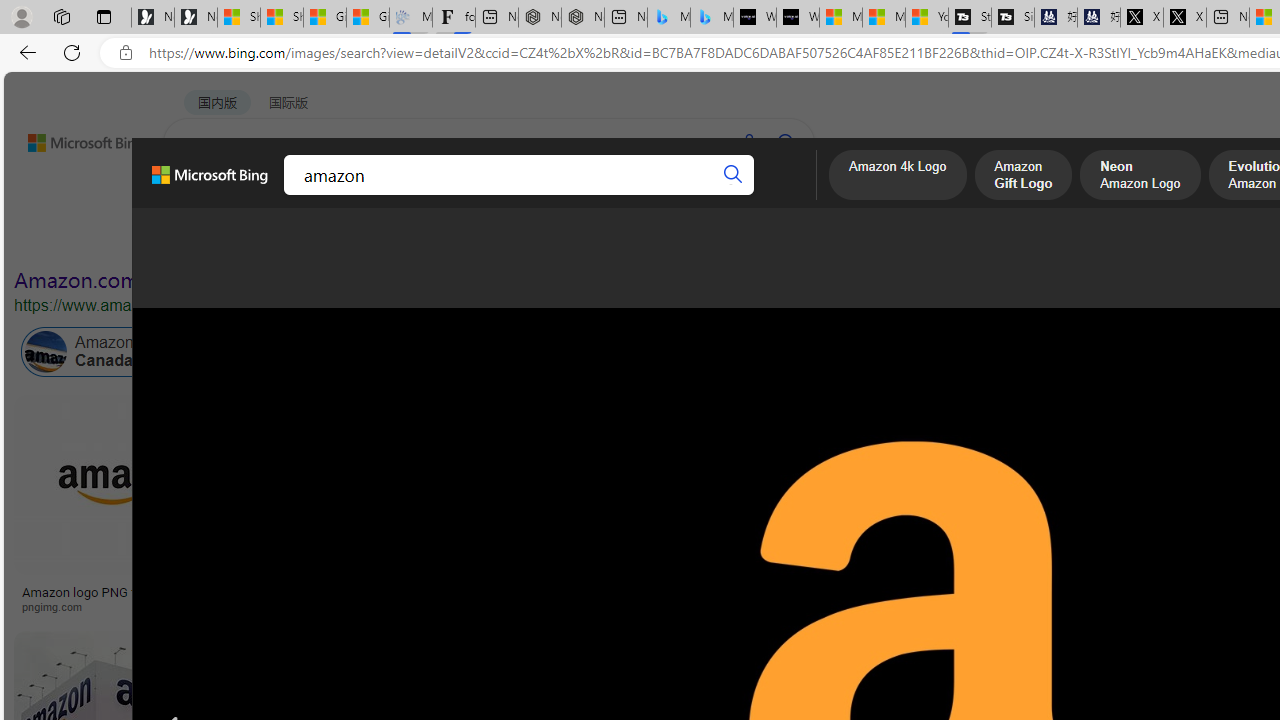  Describe the element at coordinates (302, 351) in the screenshot. I see `'Amazon Prime Online'` at that location.